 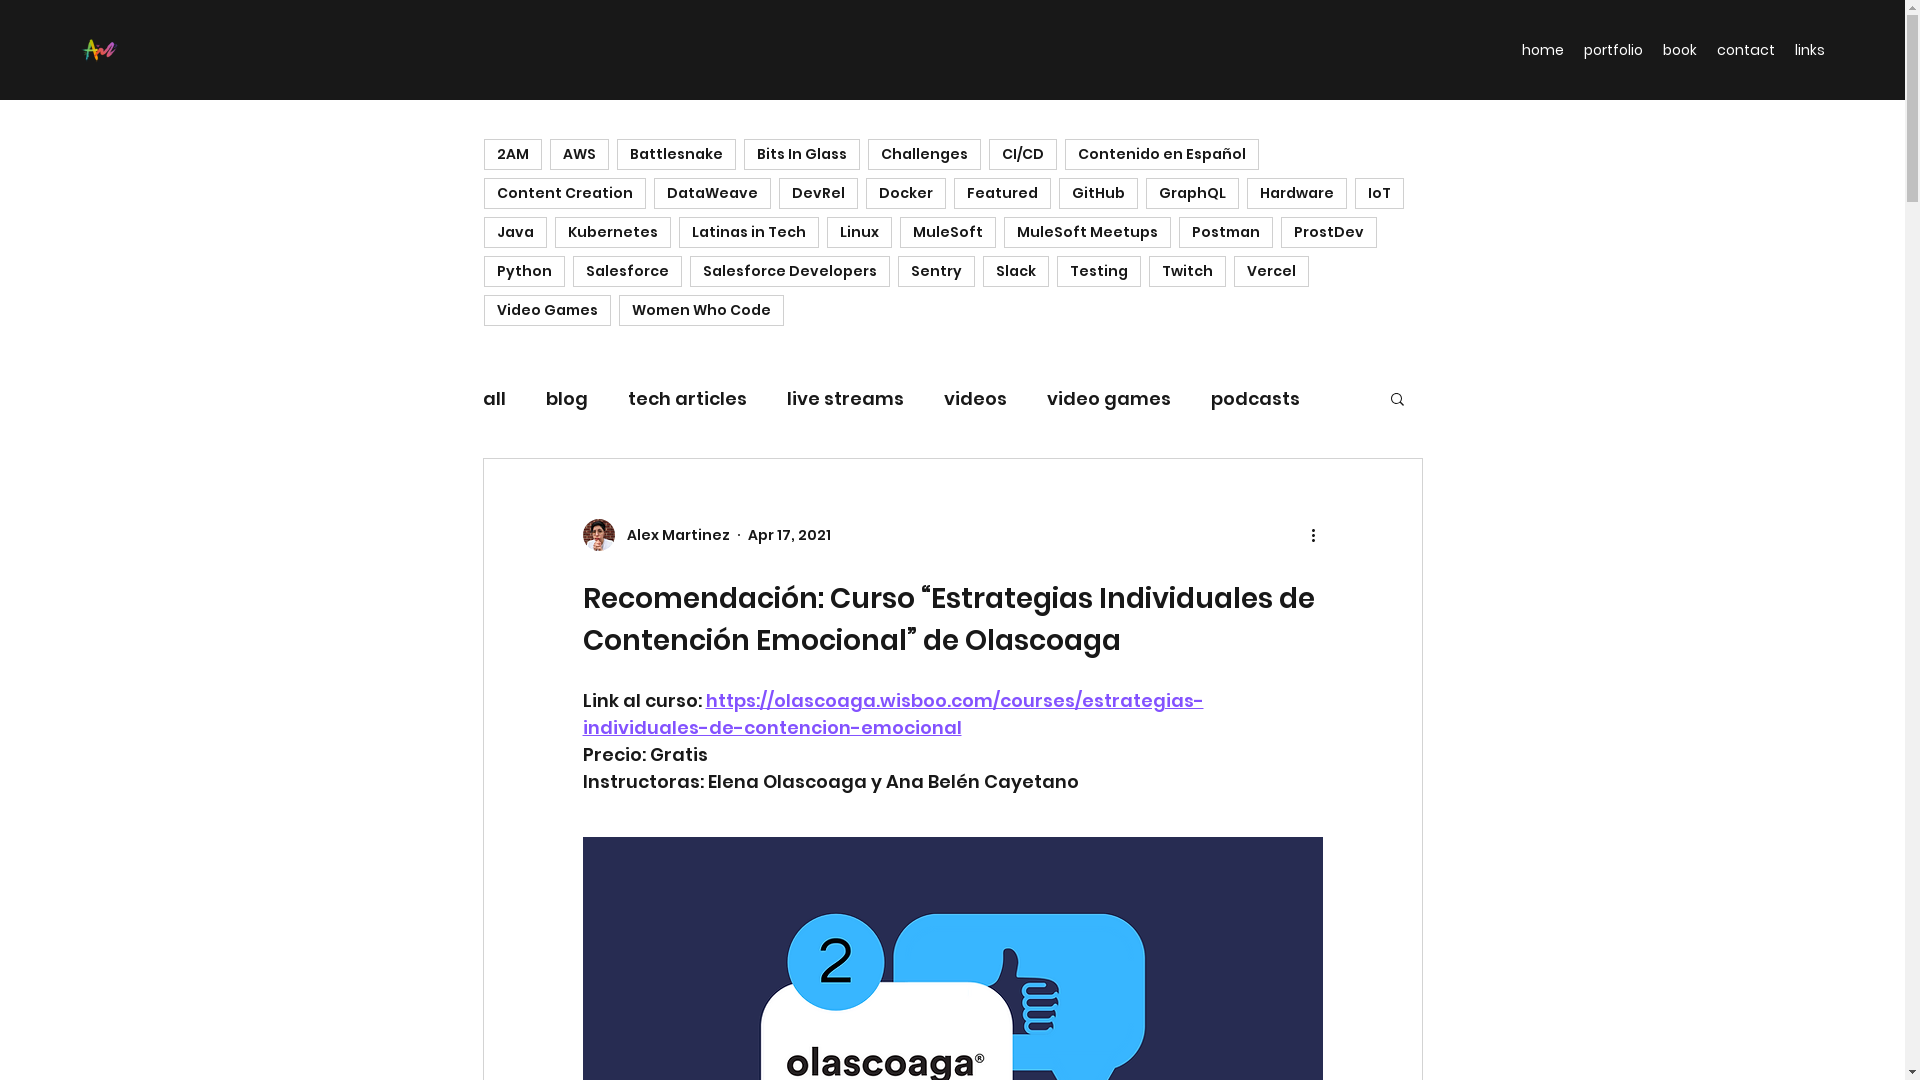 I want to click on 'CI/CD', so click(x=1022, y=153).